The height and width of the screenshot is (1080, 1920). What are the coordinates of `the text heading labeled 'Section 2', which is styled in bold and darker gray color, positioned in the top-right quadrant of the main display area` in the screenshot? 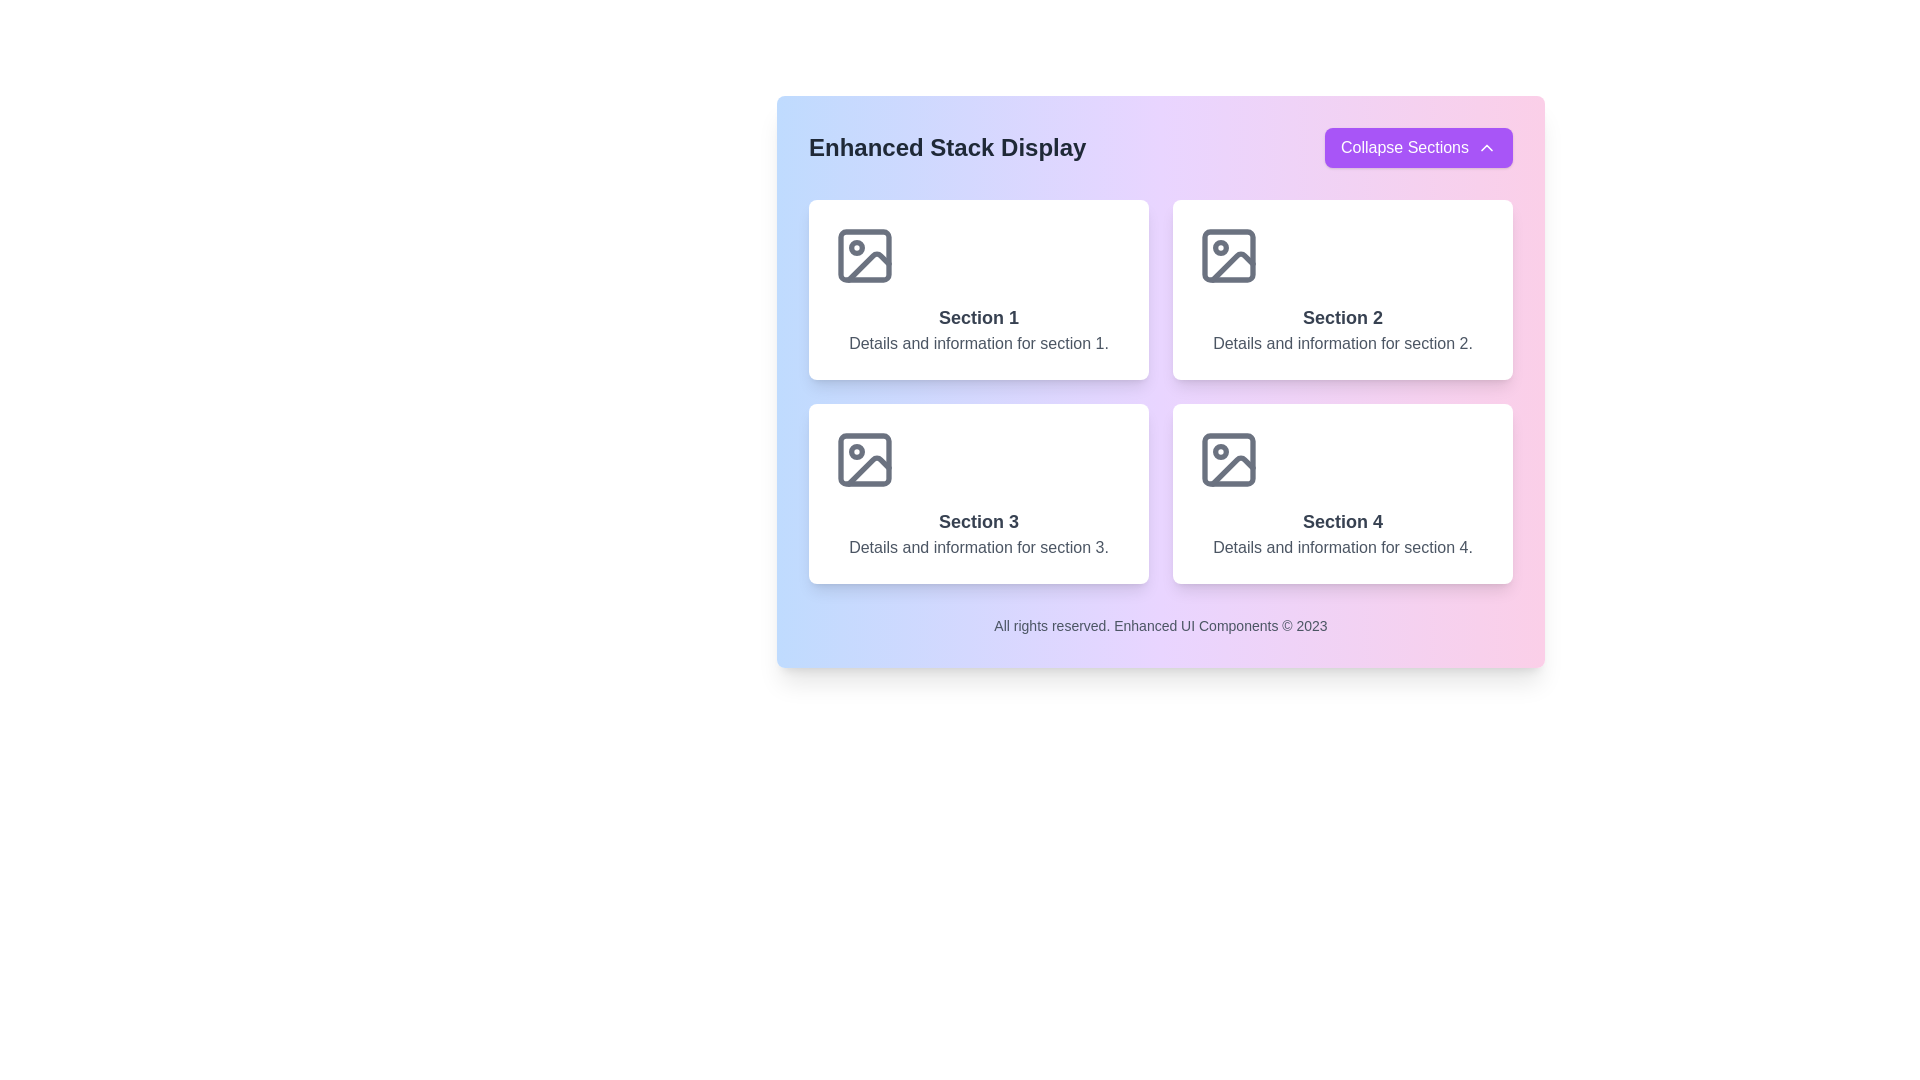 It's located at (1343, 316).